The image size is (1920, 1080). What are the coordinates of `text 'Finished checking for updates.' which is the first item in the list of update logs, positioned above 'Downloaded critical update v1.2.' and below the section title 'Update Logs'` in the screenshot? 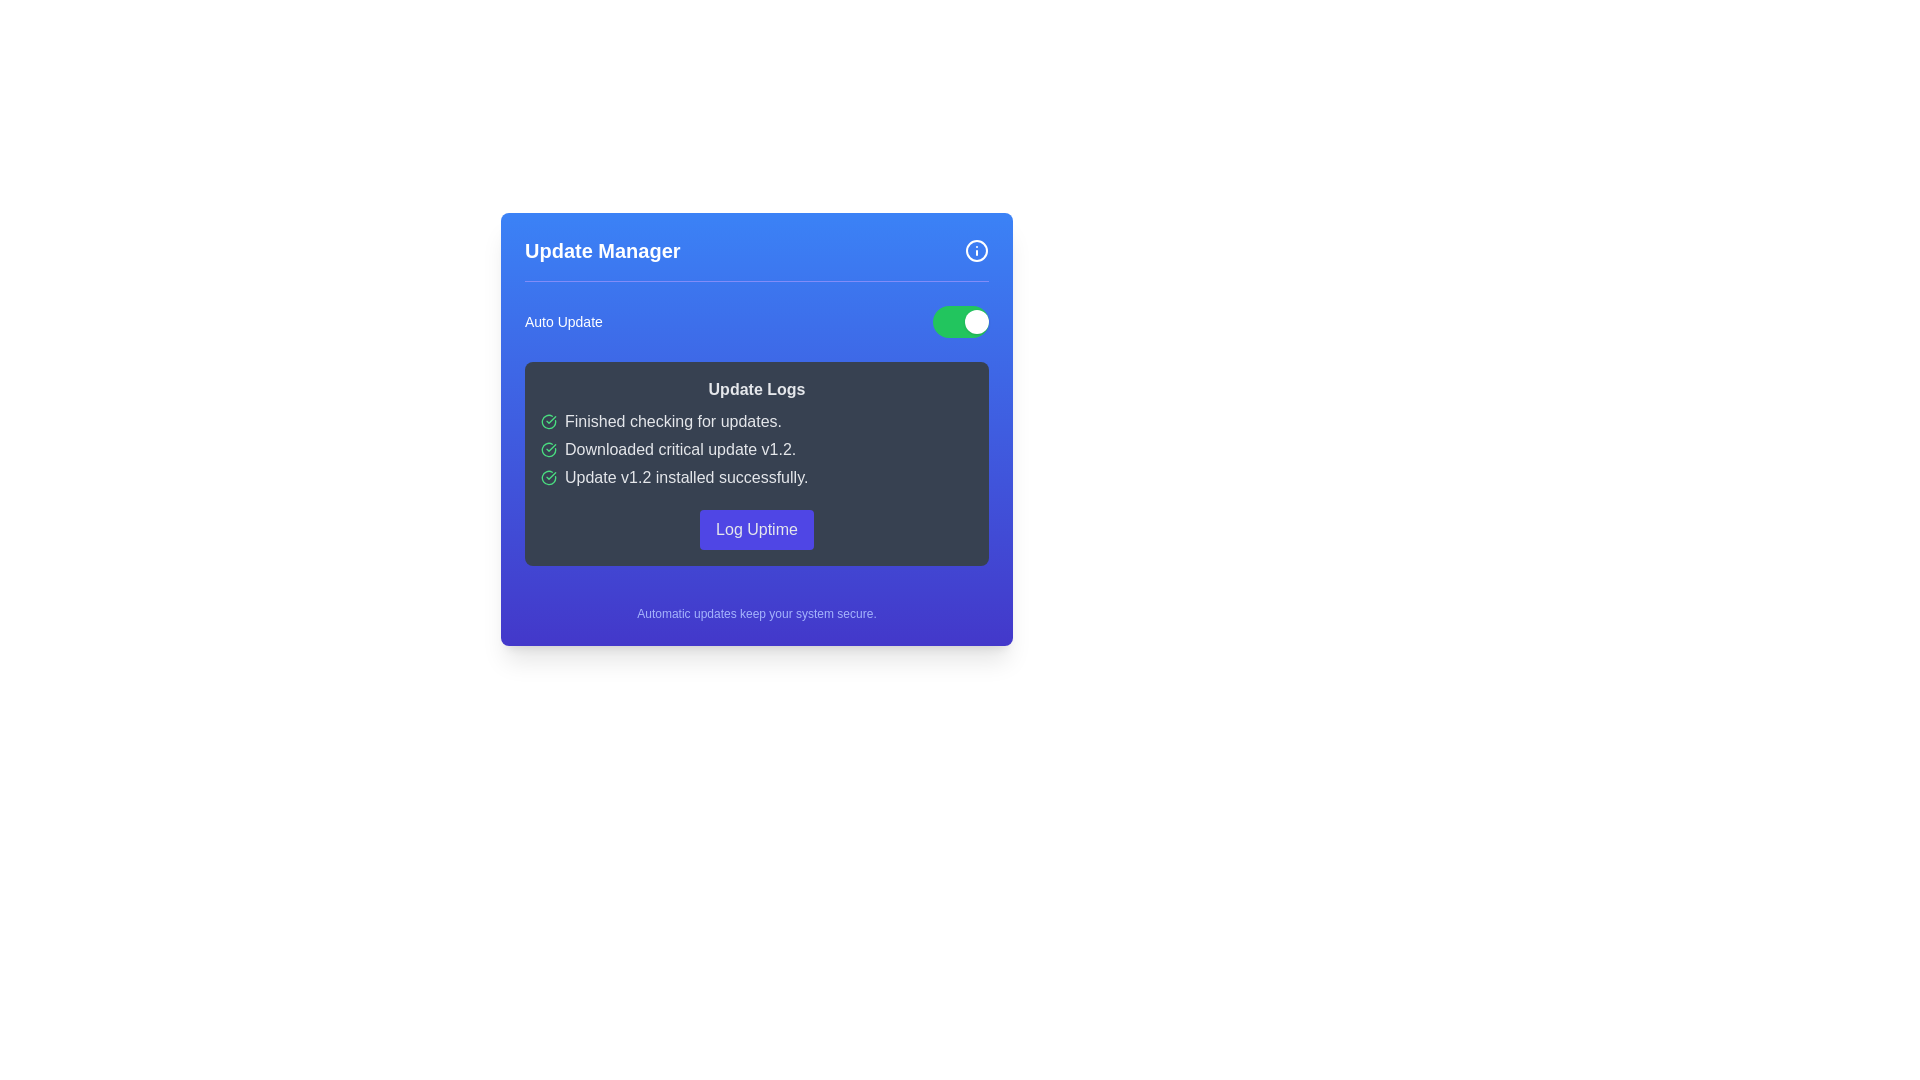 It's located at (756, 420).